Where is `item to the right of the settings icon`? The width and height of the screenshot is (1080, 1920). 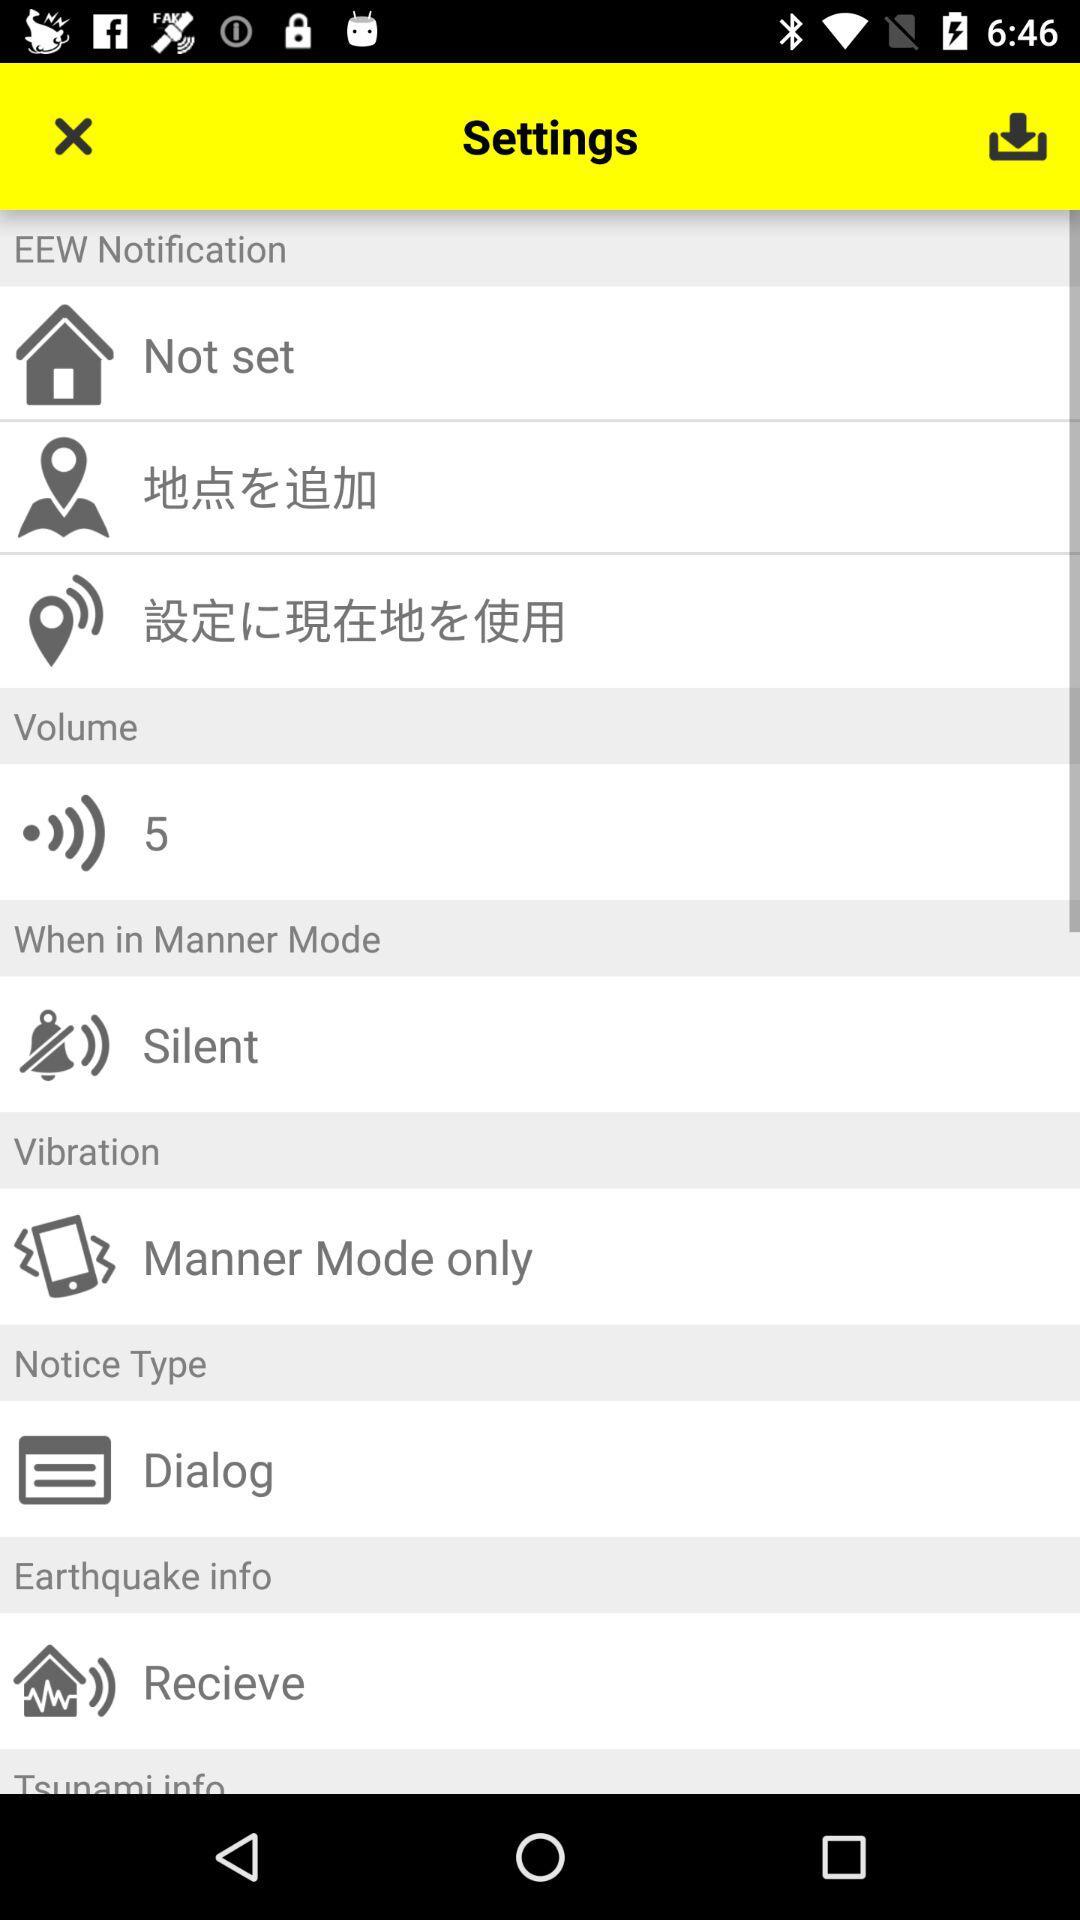
item to the right of the settings icon is located at coordinates (1017, 135).